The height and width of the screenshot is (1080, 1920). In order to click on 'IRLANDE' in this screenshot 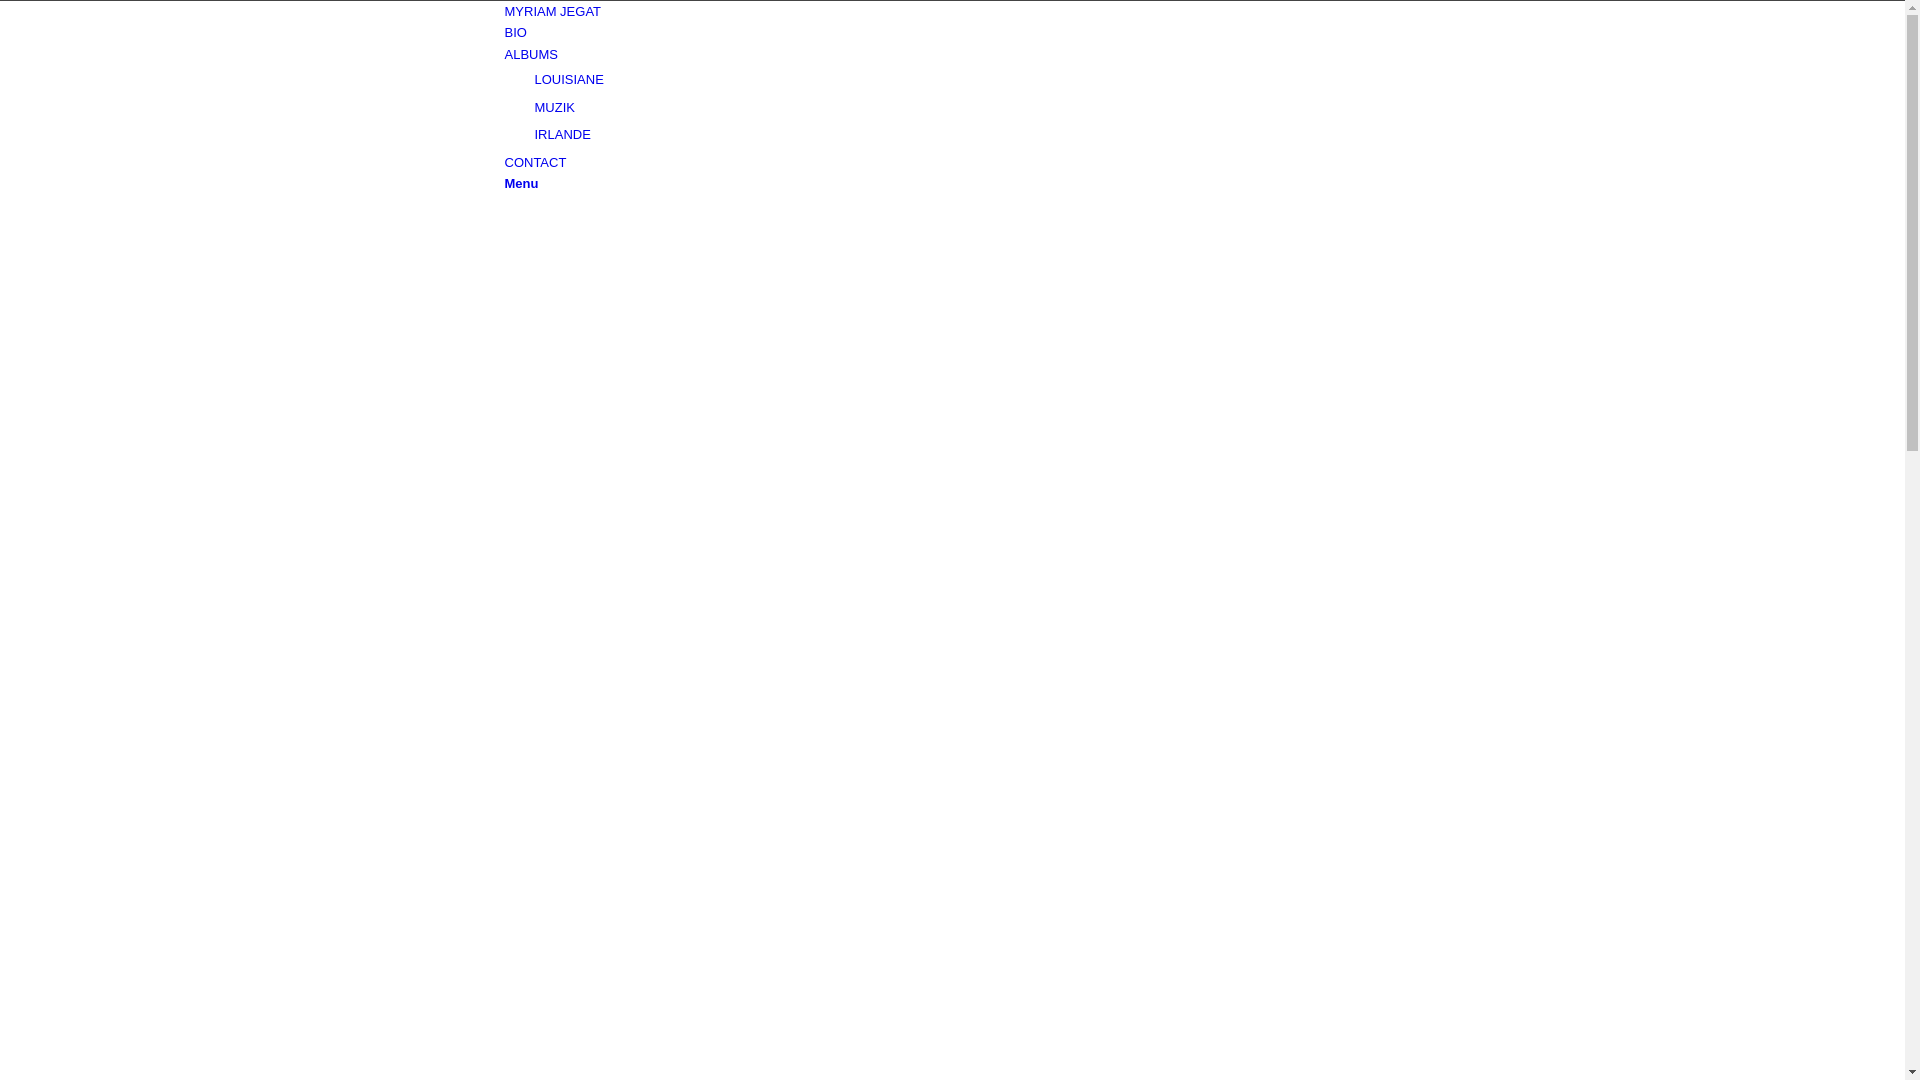, I will do `click(560, 134)`.